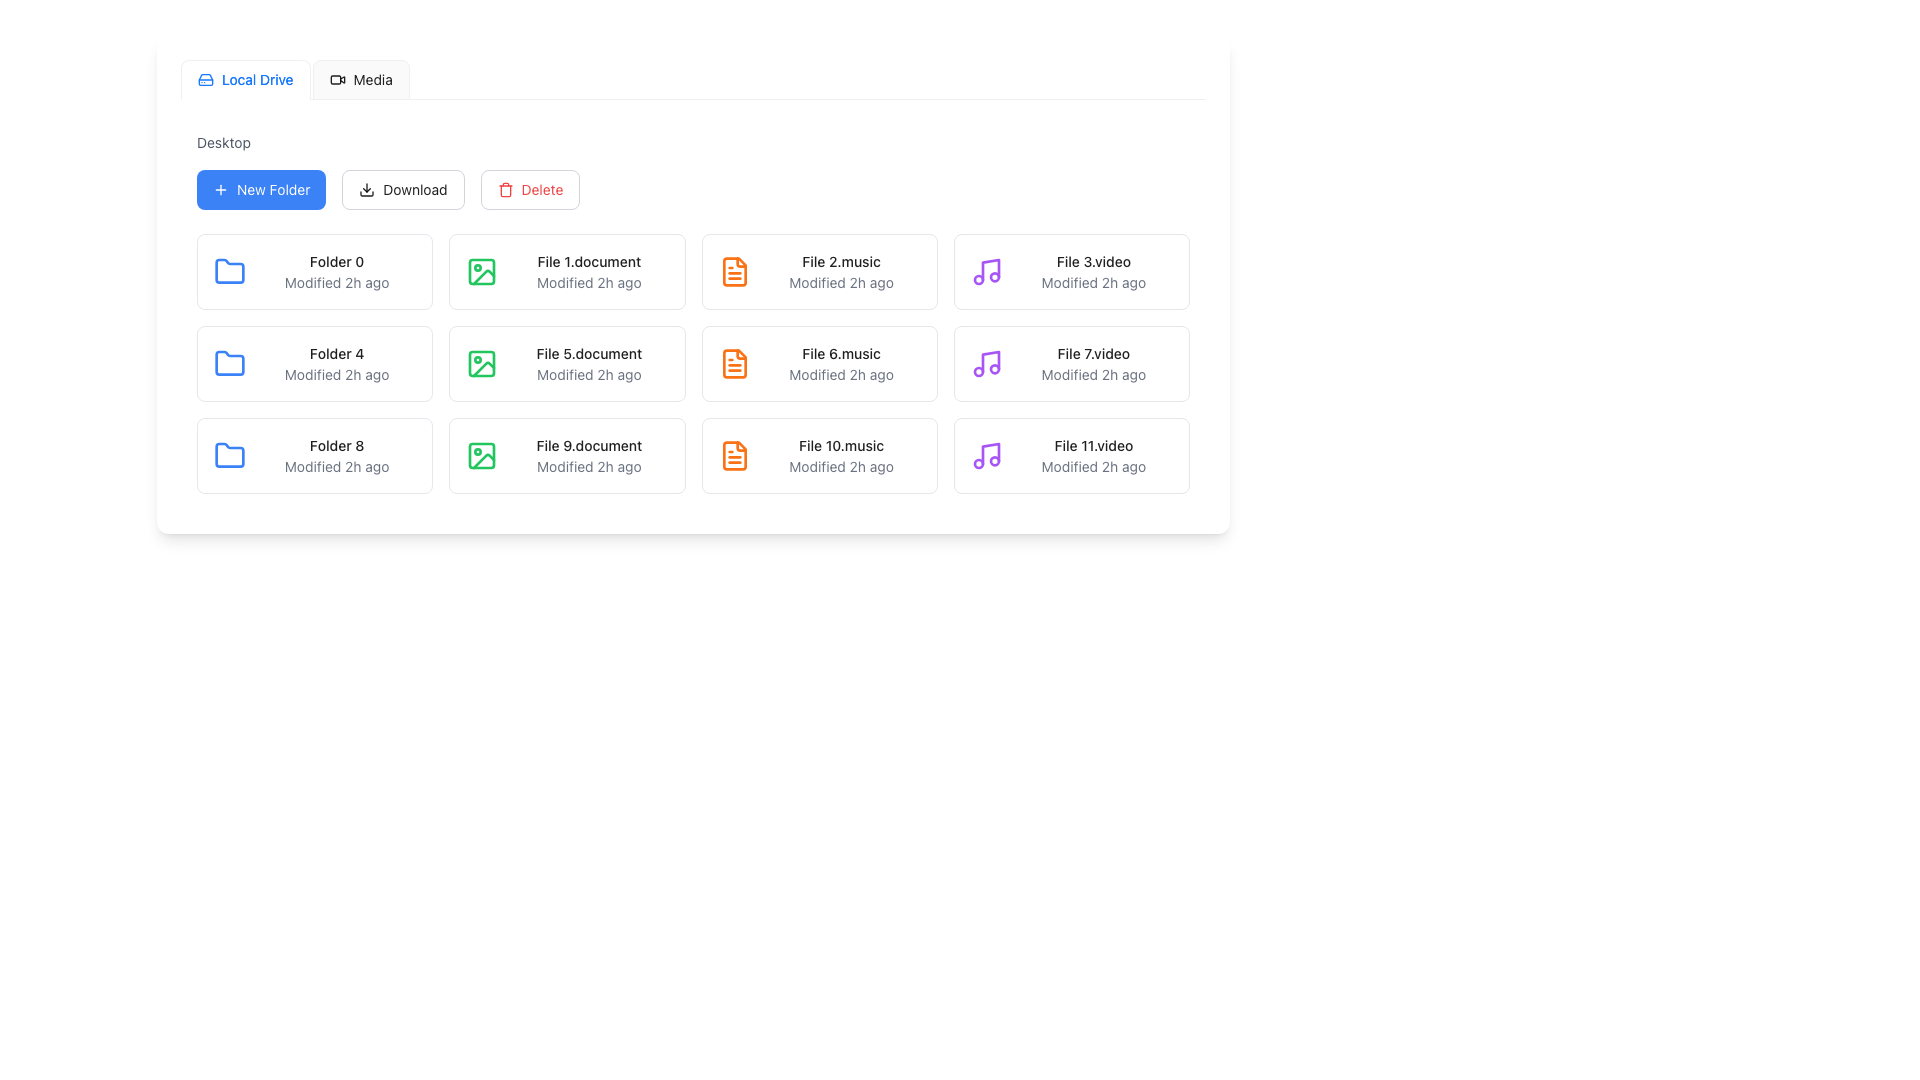 This screenshot has width=1920, height=1080. Describe the element at coordinates (986, 363) in the screenshot. I see `the vibrant purple musical note icon that represents the 'File 7.video' entry located in the second row, third column of the file grid` at that location.